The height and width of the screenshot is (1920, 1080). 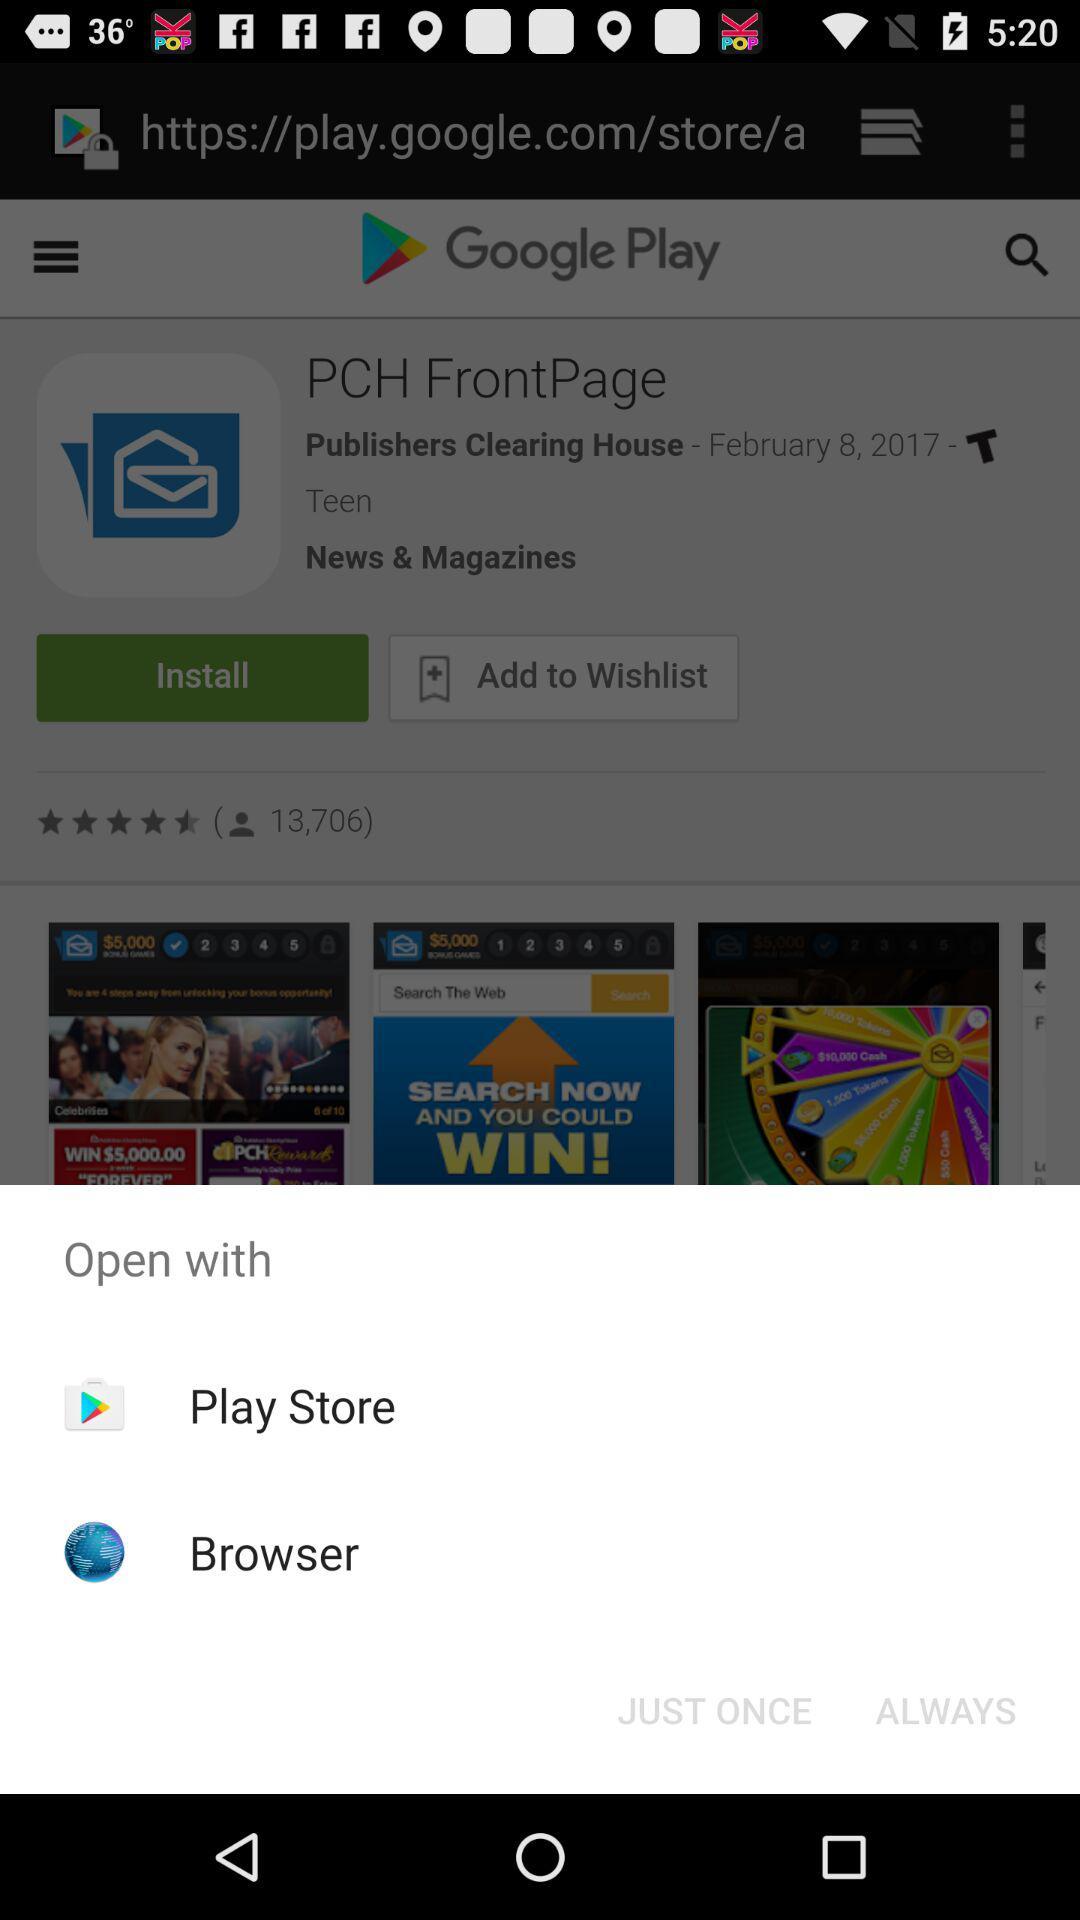 What do you see at coordinates (274, 1551) in the screenshot?
I see `browser` at bounding box center [274, 1551].